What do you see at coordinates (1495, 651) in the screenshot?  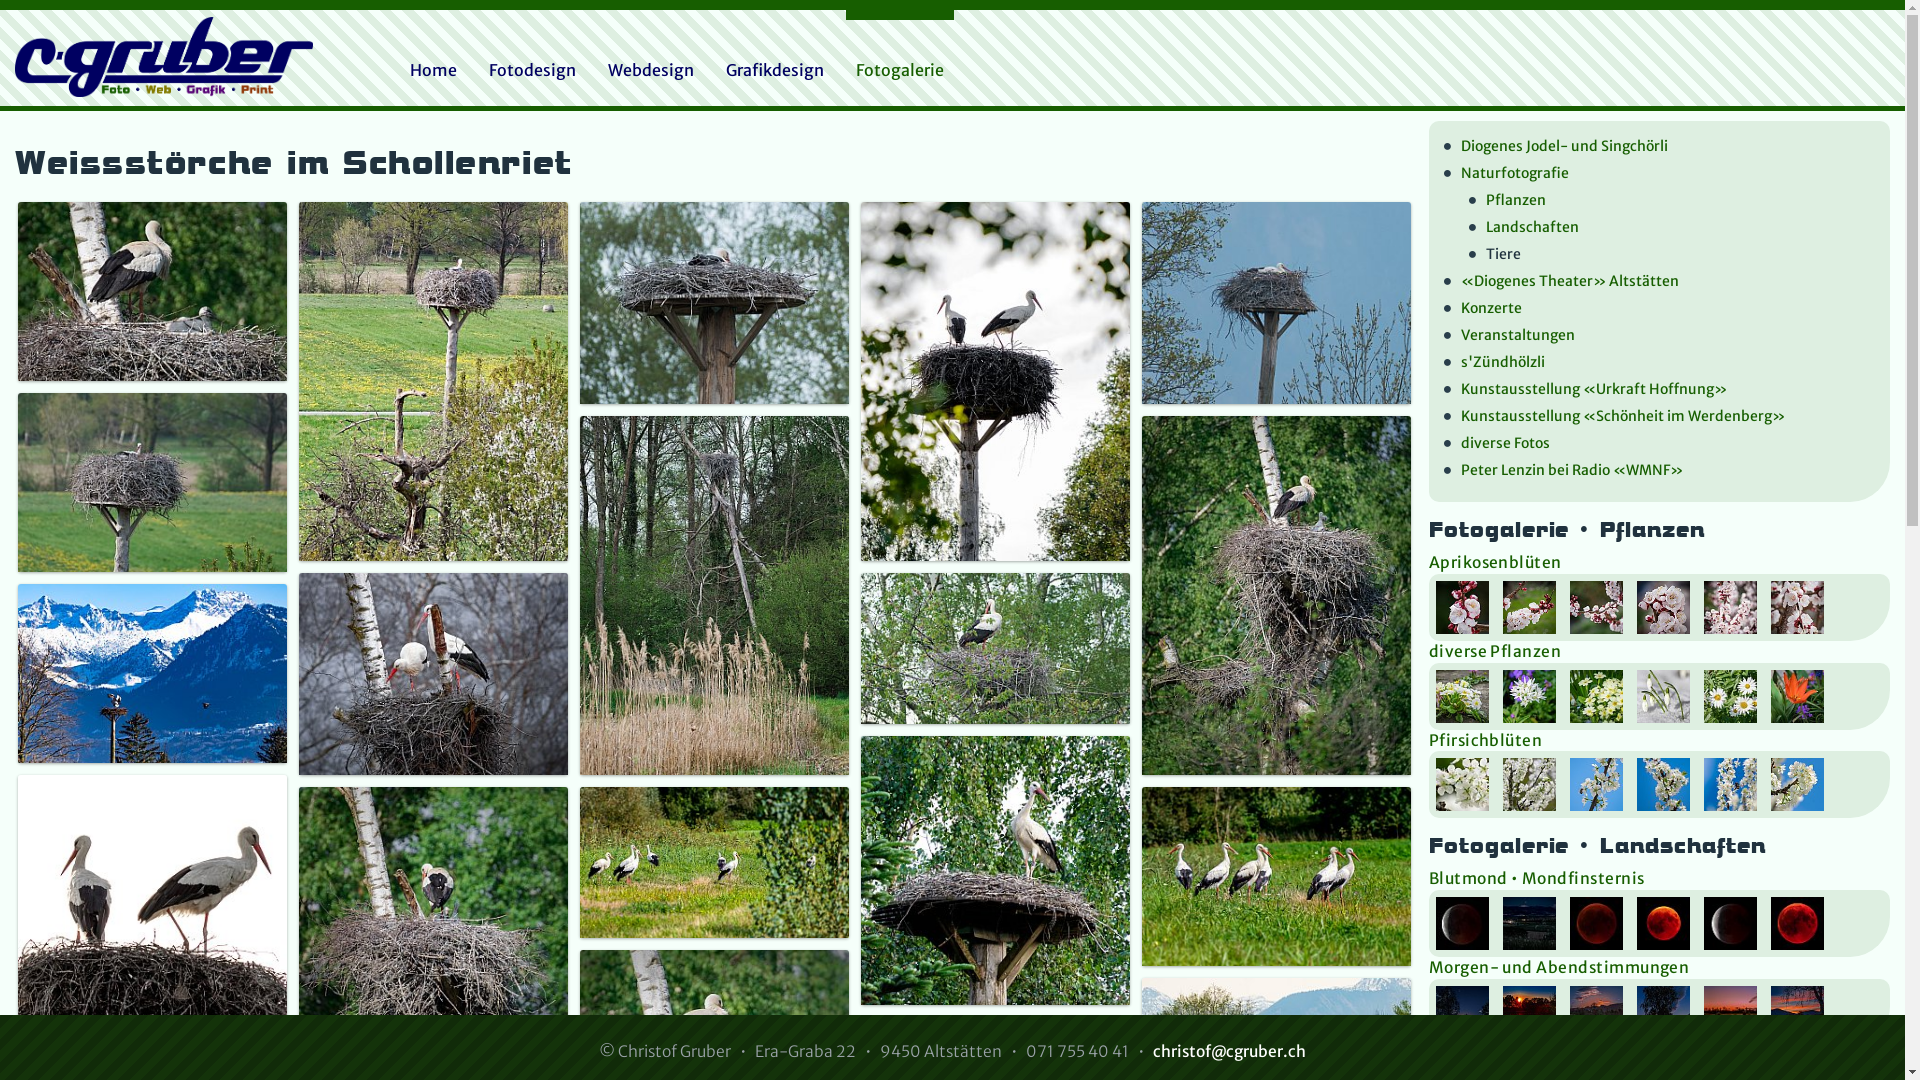 I see `'diverse Pflanzen'` at bounding box center [1495, 651].